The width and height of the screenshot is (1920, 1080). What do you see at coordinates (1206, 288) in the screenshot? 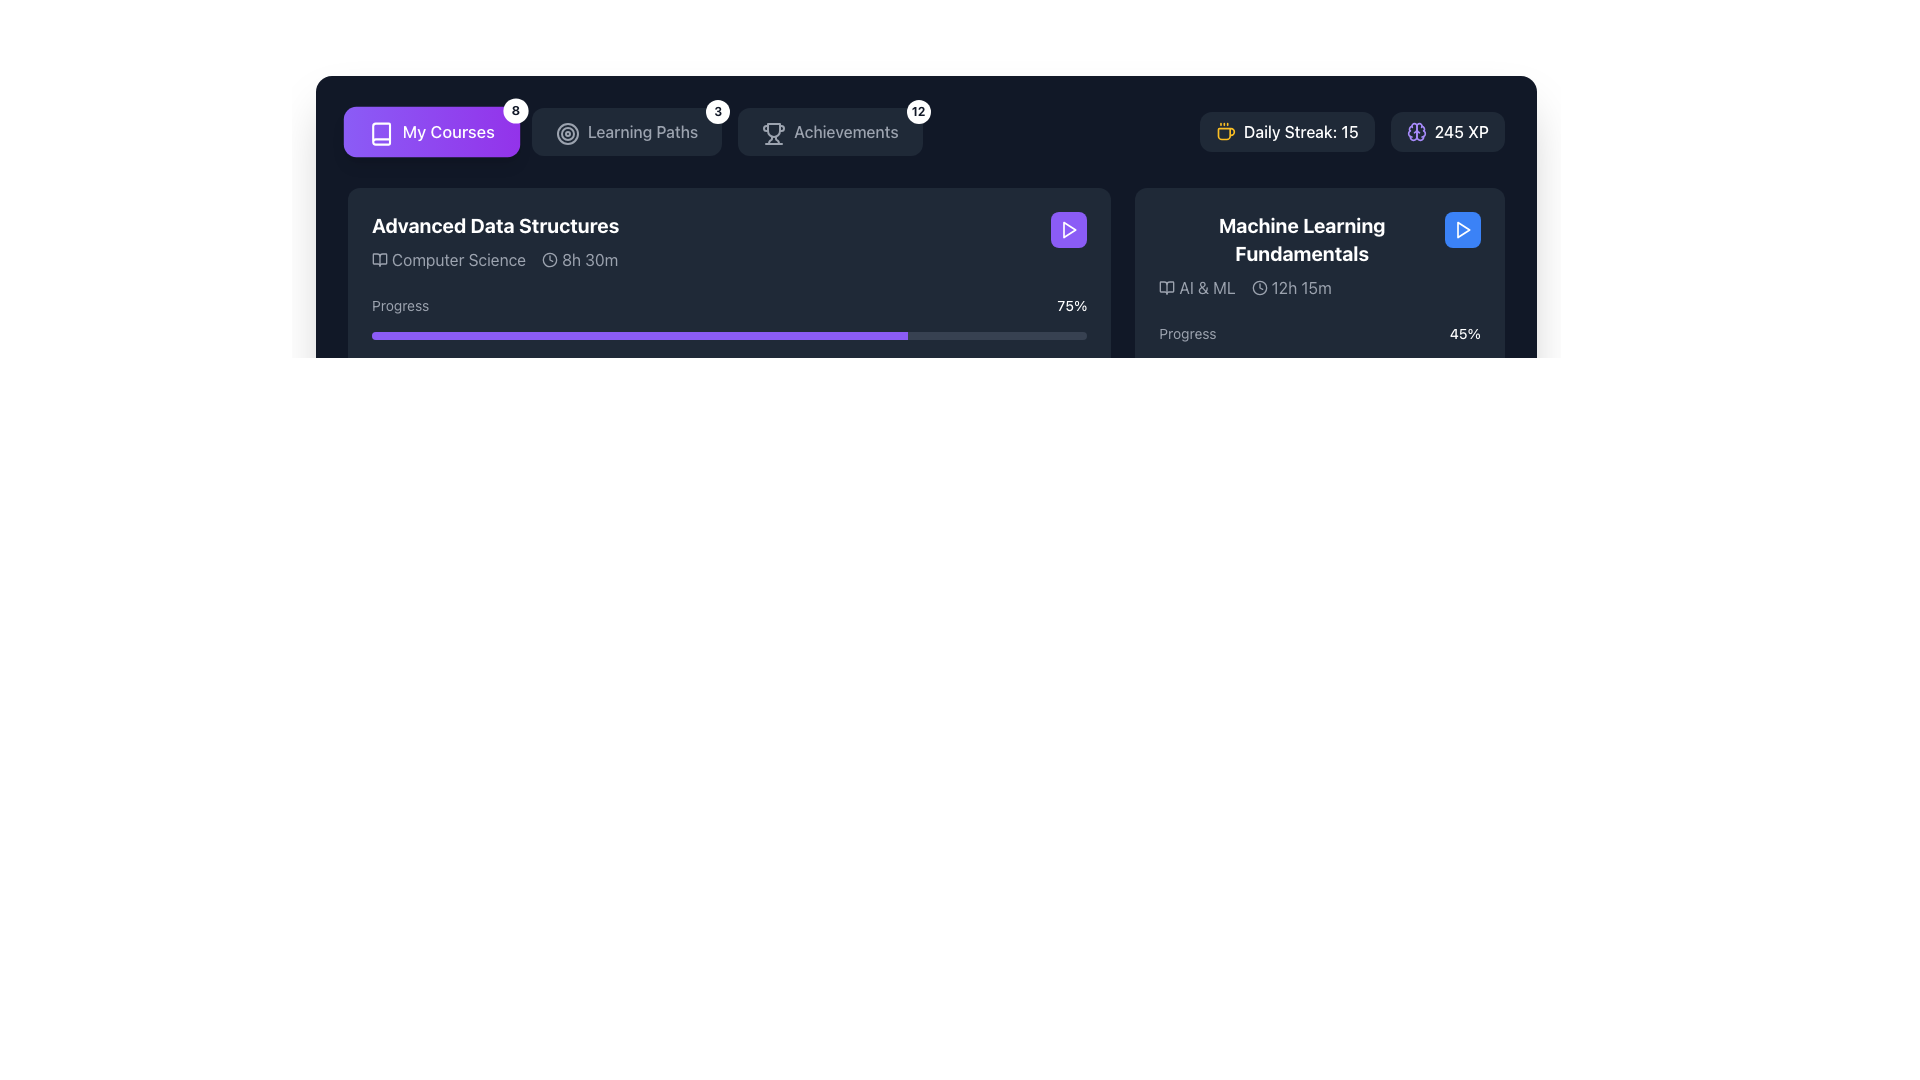
I see `the text label indicating 'AI & ML' for the 'Machine Learning Fundamentals' lesson, which is positioned to the right of a small book icon within the card` at bounding box center [1206, 288].